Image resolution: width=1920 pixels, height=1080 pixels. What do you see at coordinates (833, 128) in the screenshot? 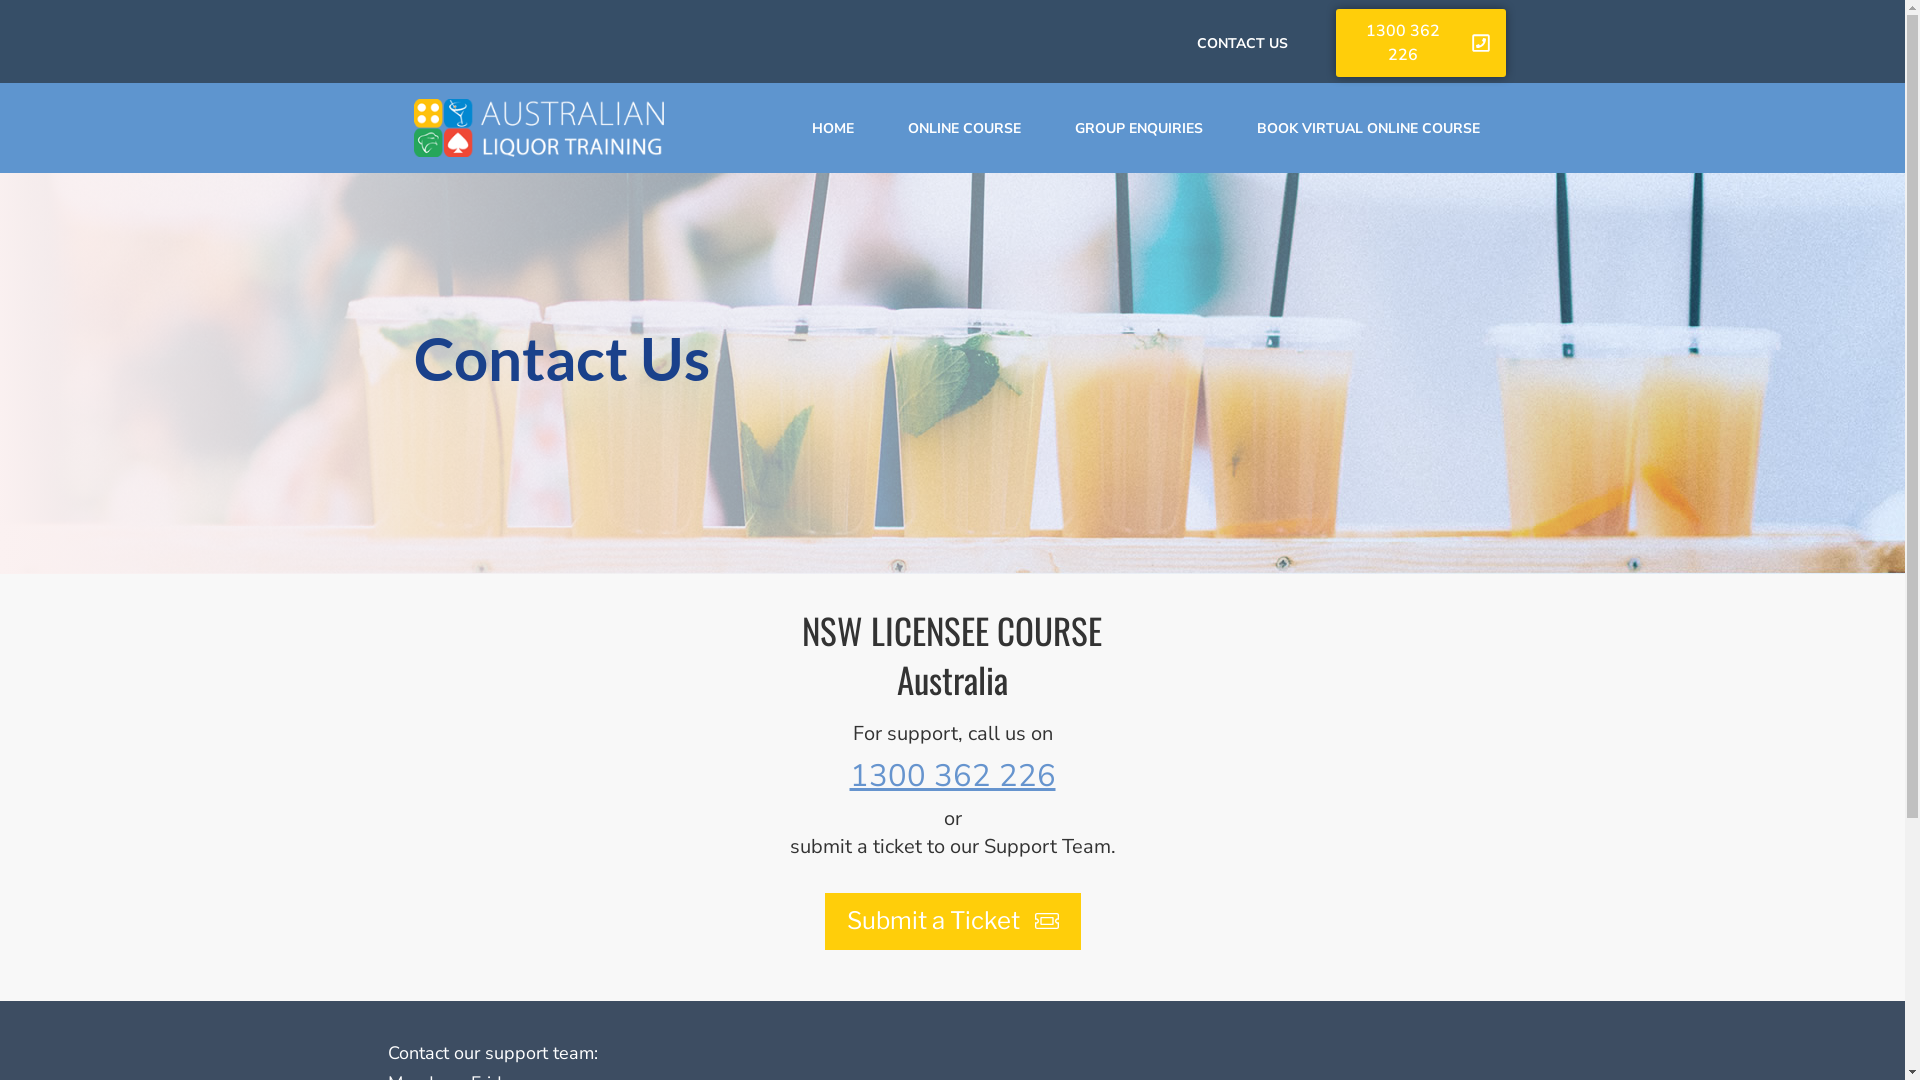
I see `'HOME'` at bounding box center [833, 128].